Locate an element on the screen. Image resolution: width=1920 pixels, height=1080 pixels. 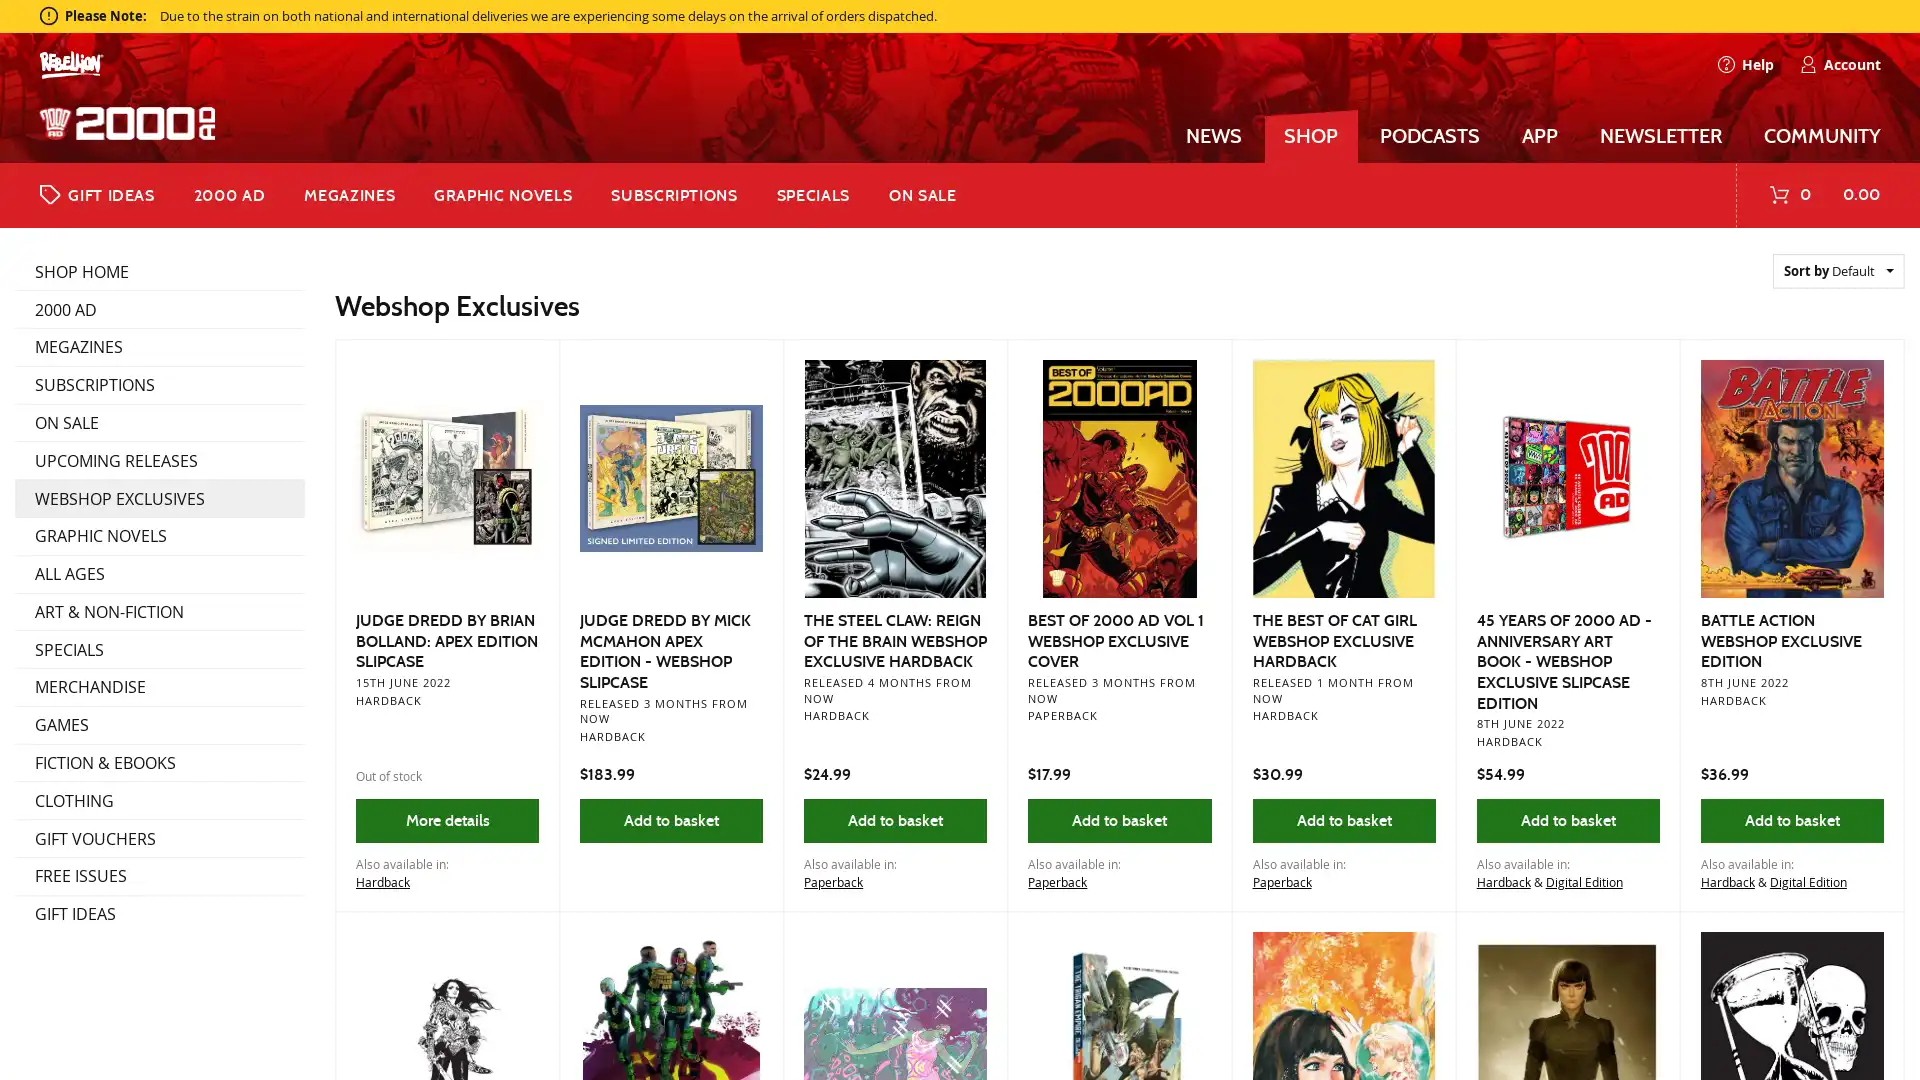
Add to basket is located at coordinates (1343, 820).